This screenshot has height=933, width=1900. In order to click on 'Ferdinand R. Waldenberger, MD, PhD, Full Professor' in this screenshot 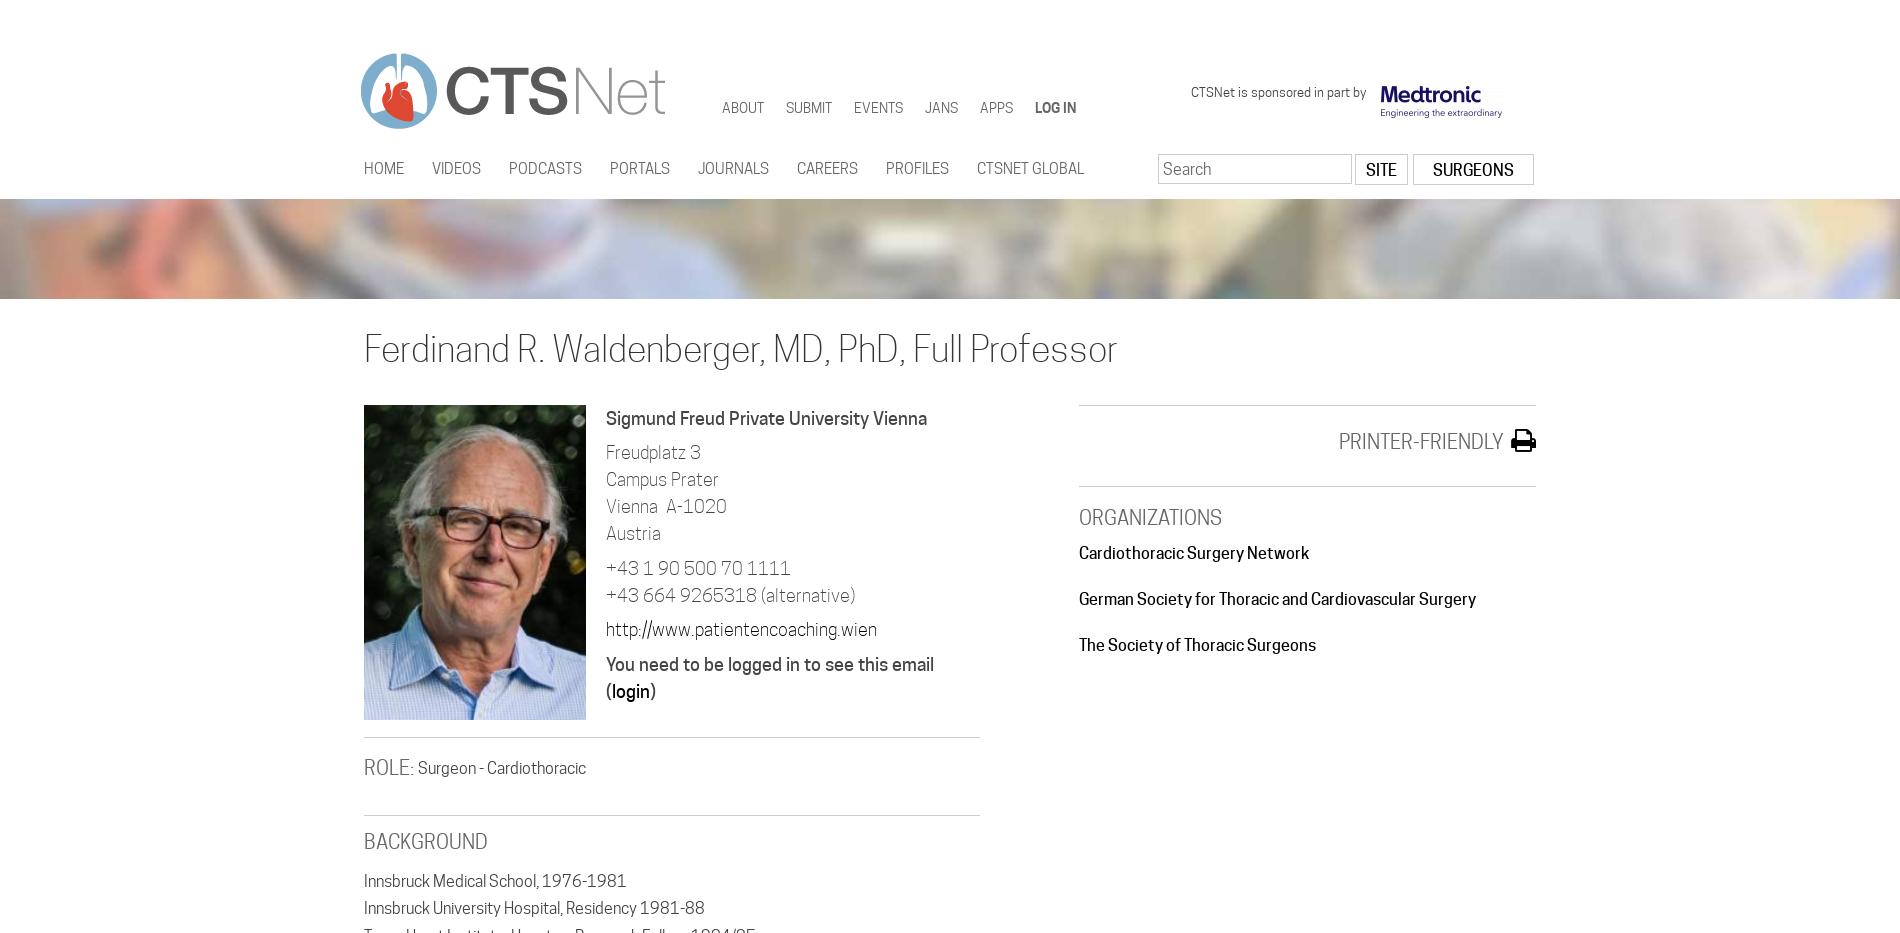, I will do `click(740, 347)`.